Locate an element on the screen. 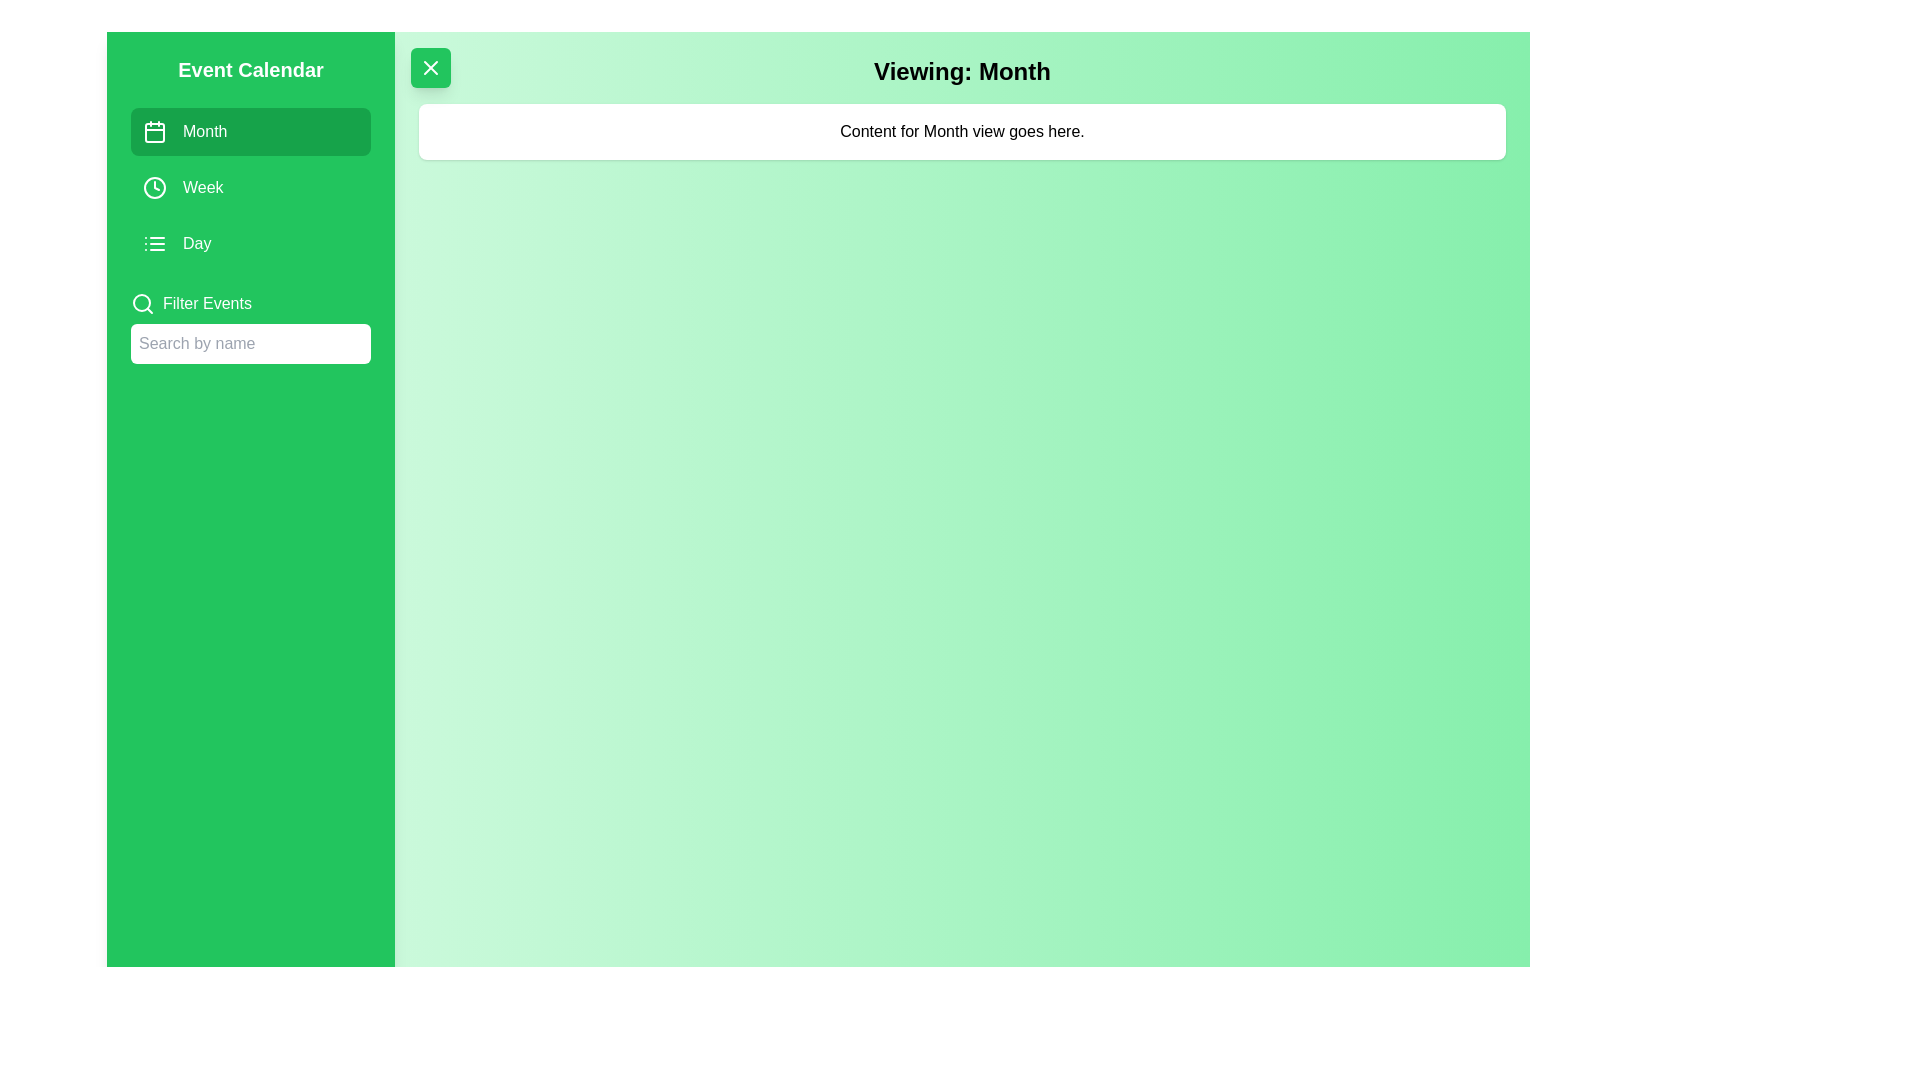 The image size is (1920, 1080). the toggle button to toggle the visibility of the navigation drawer is located at coordinates (430, 67).